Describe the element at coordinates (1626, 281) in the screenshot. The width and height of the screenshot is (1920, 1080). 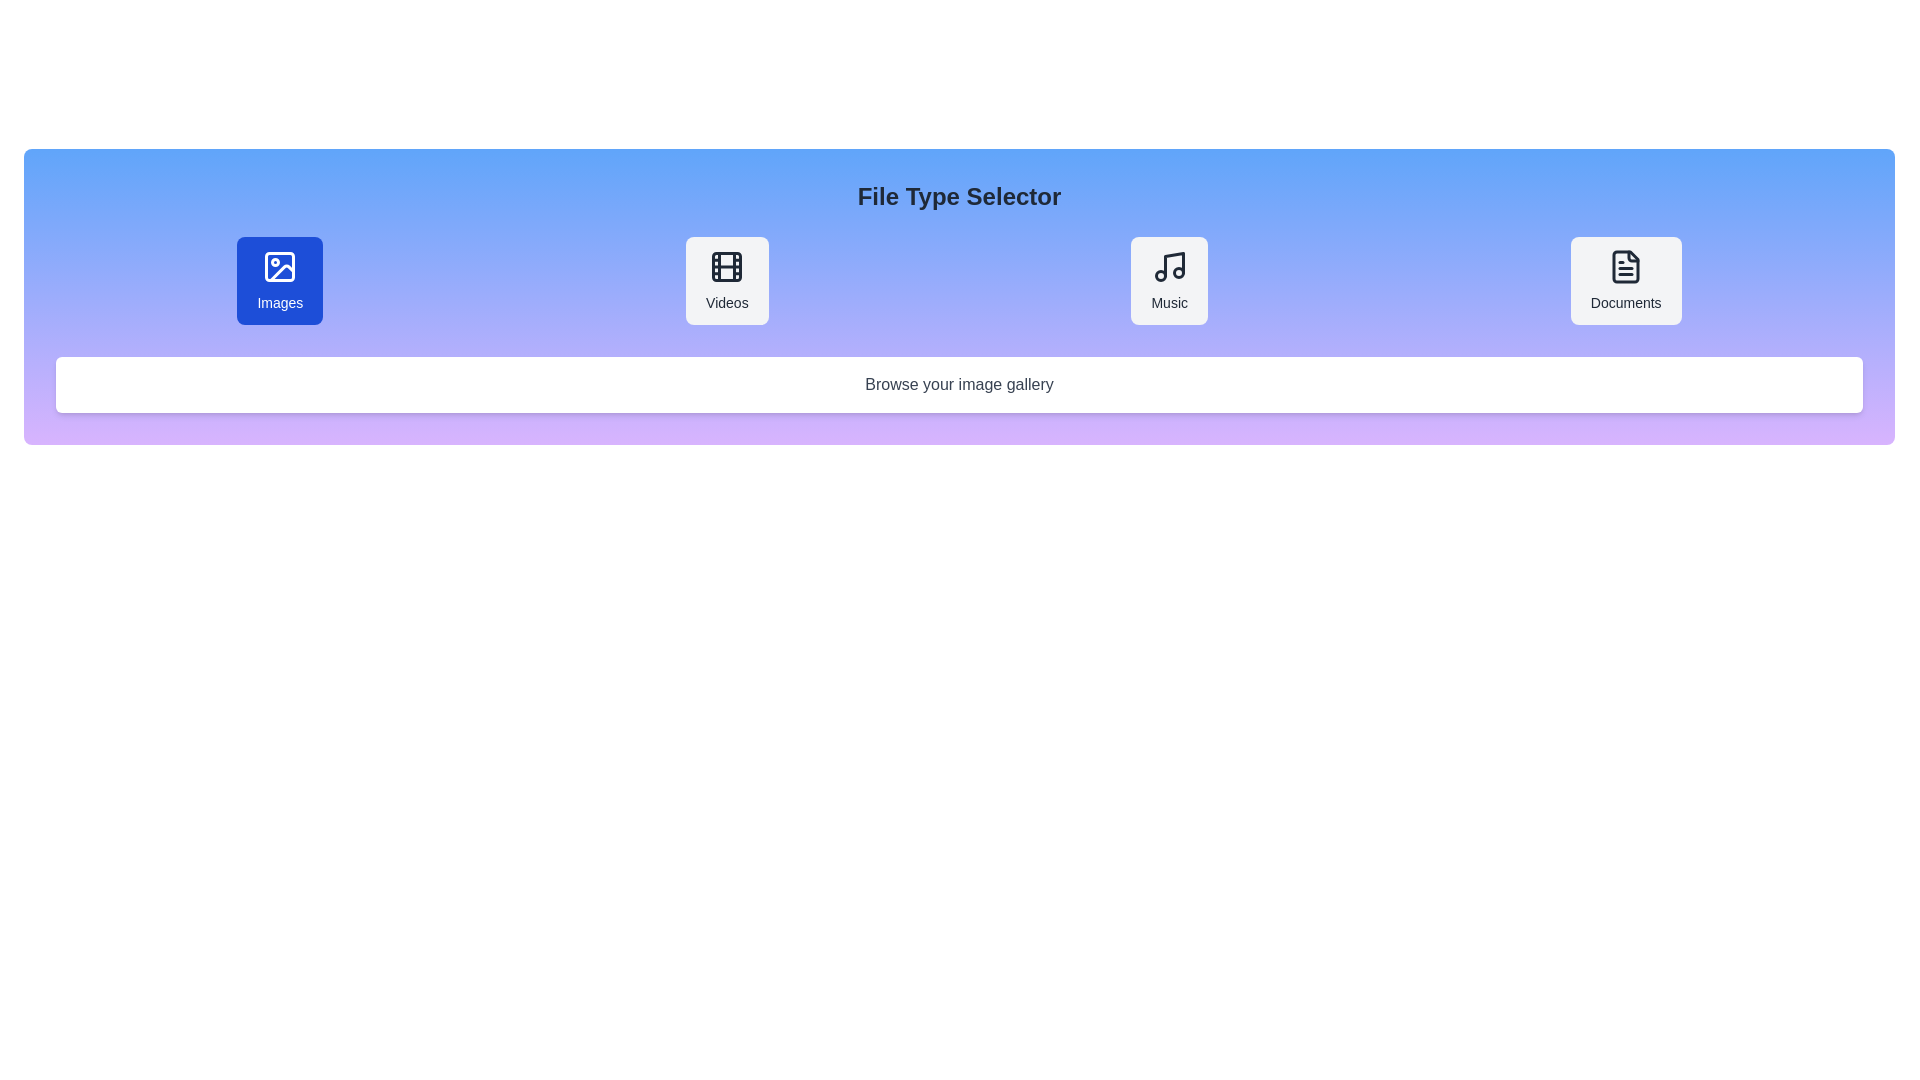
I see `the button corresponding to the file type Documents` at that location.